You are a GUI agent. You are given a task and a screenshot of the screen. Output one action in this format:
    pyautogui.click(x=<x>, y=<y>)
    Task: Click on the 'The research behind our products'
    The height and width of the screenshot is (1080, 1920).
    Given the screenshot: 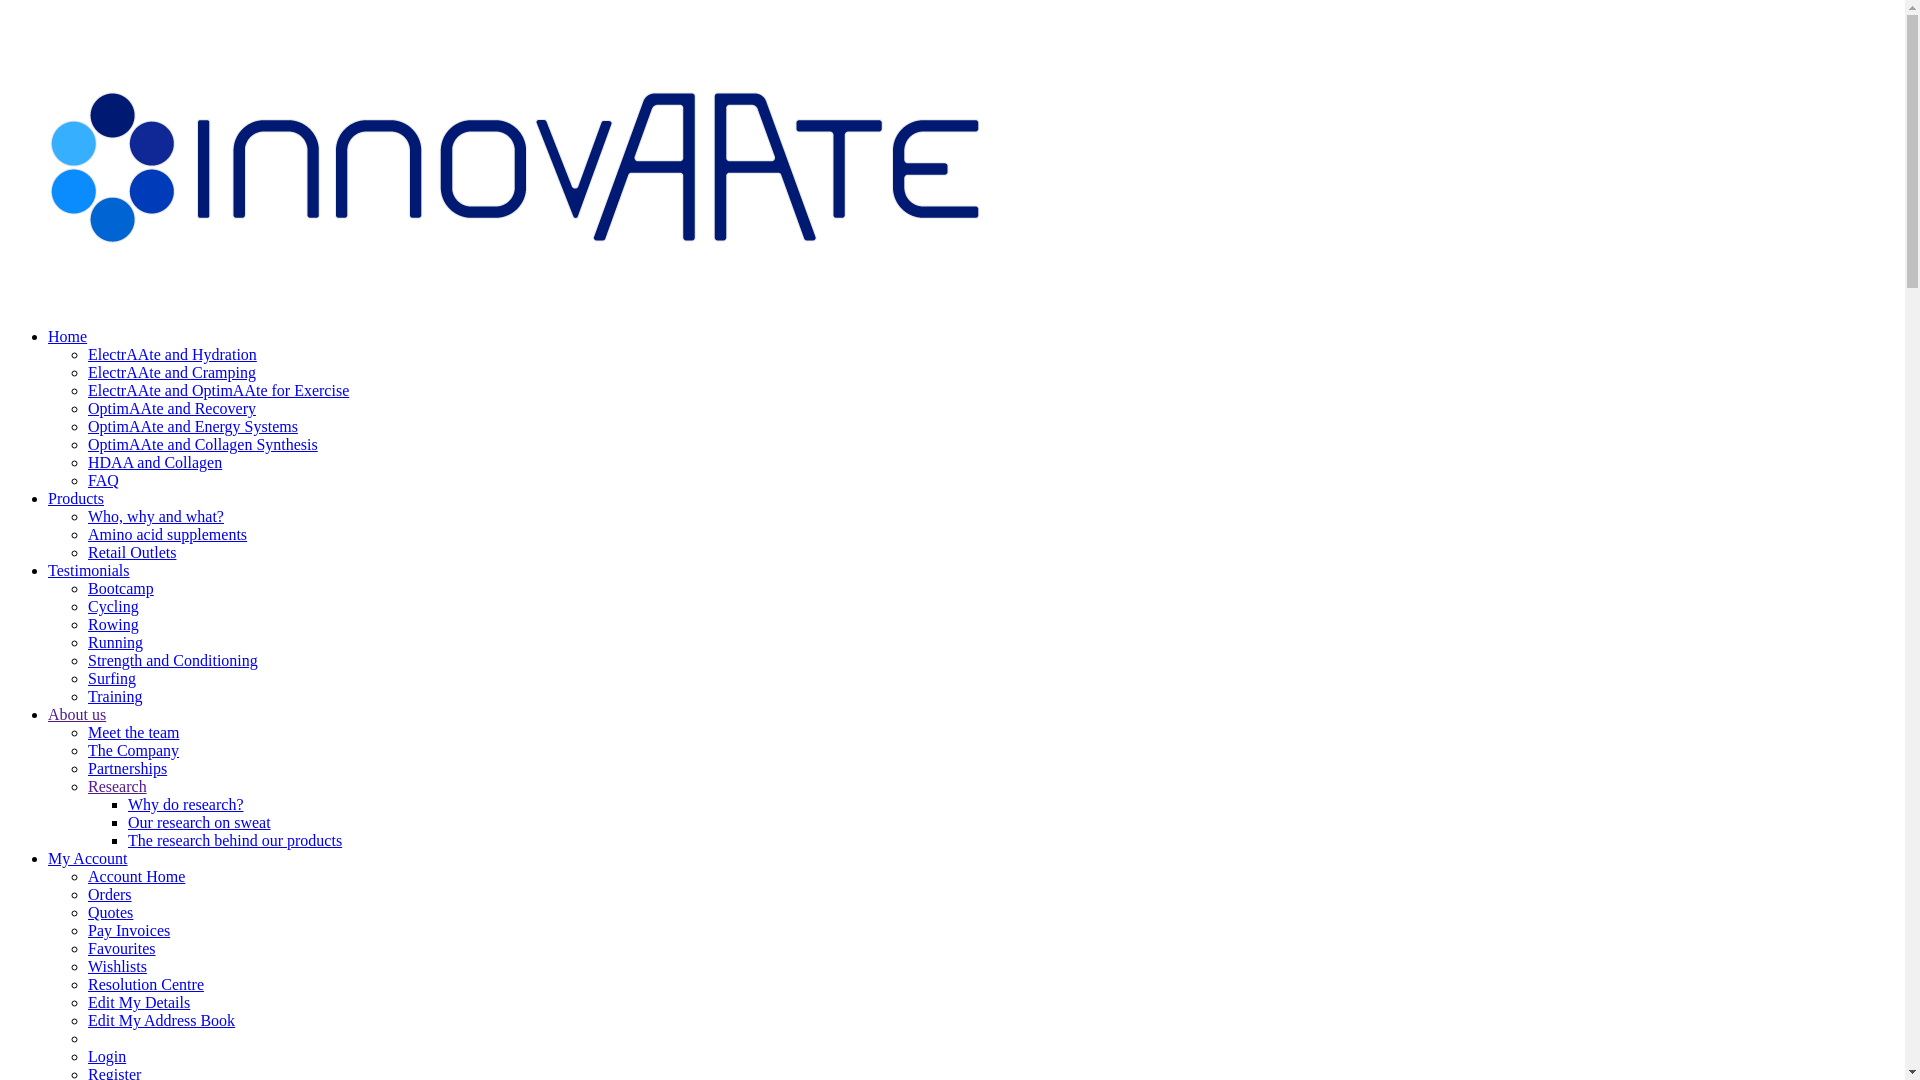 What is the action you would take?
    pyautogui.click(x=127, y=840)
    